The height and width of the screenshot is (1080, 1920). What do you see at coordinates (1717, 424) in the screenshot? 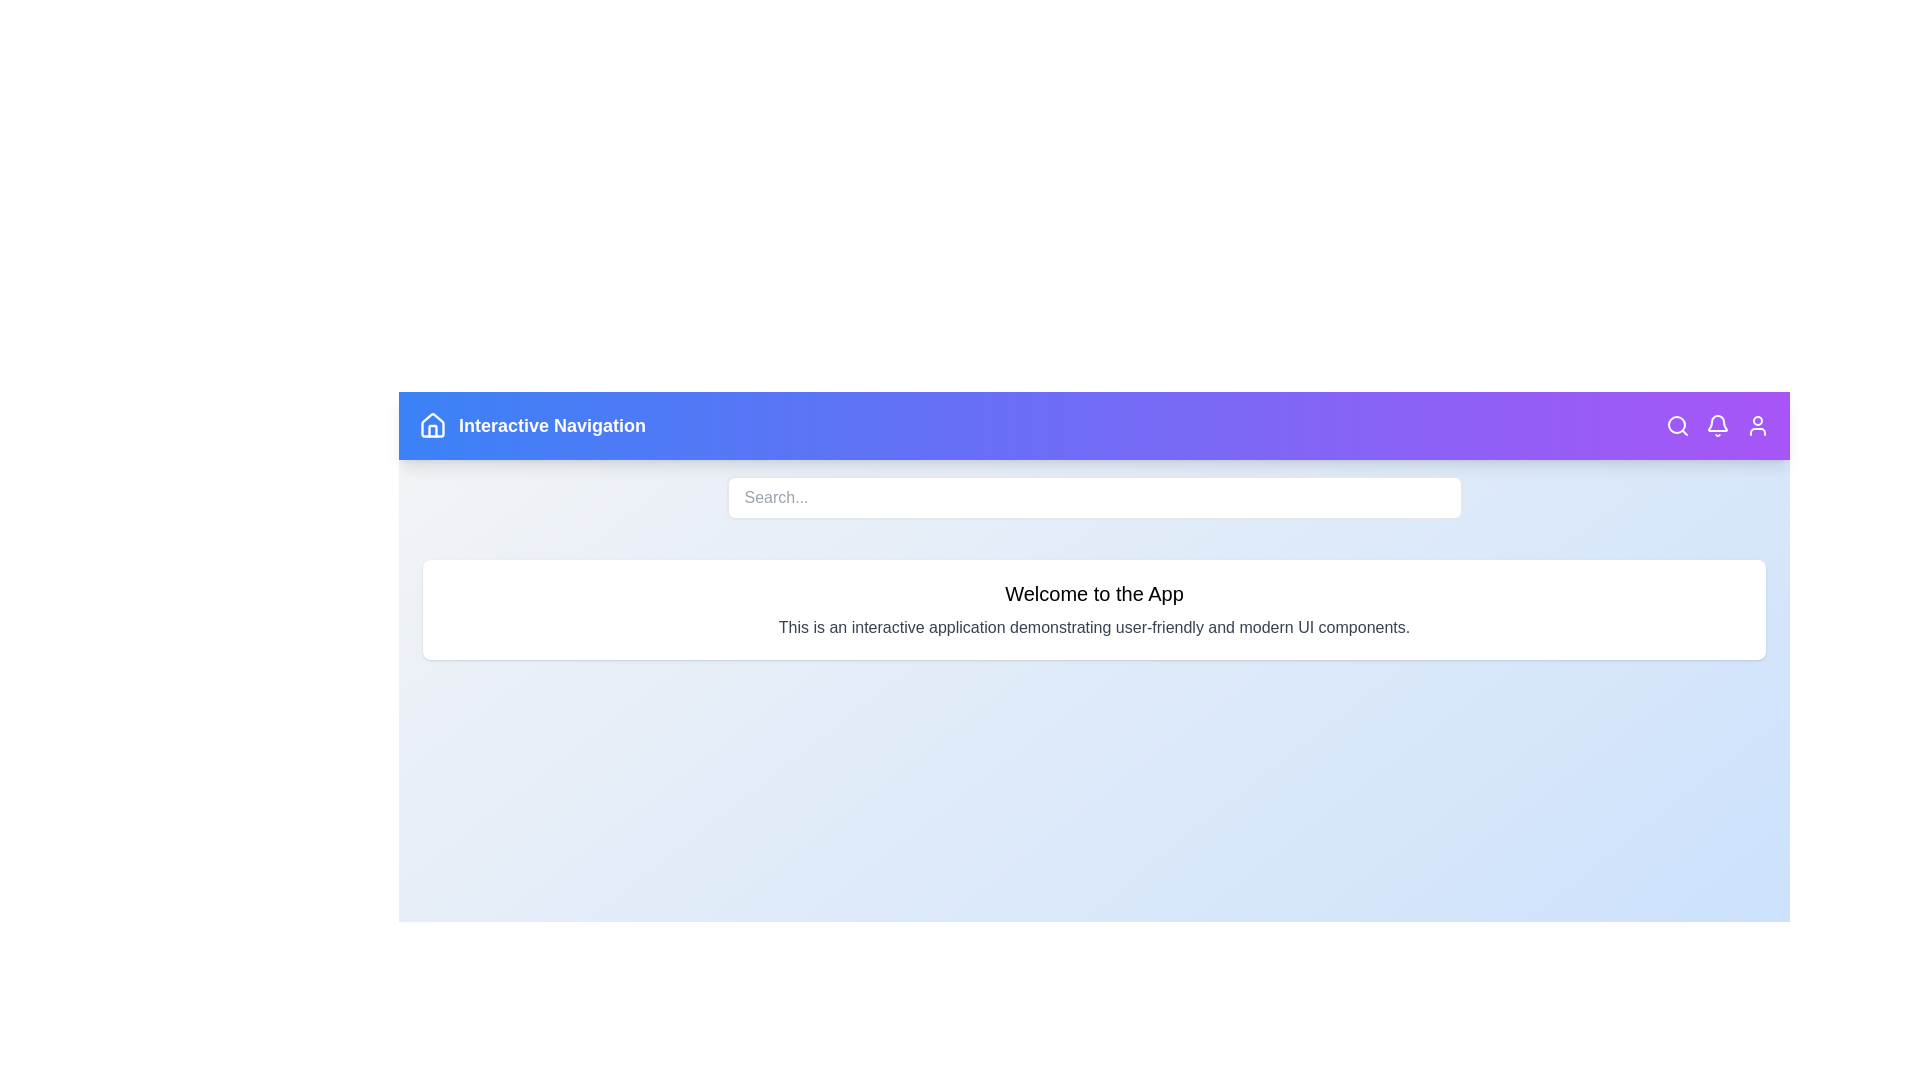
I see `the bell icon to view notifications` at bounding box center [1717, 424].